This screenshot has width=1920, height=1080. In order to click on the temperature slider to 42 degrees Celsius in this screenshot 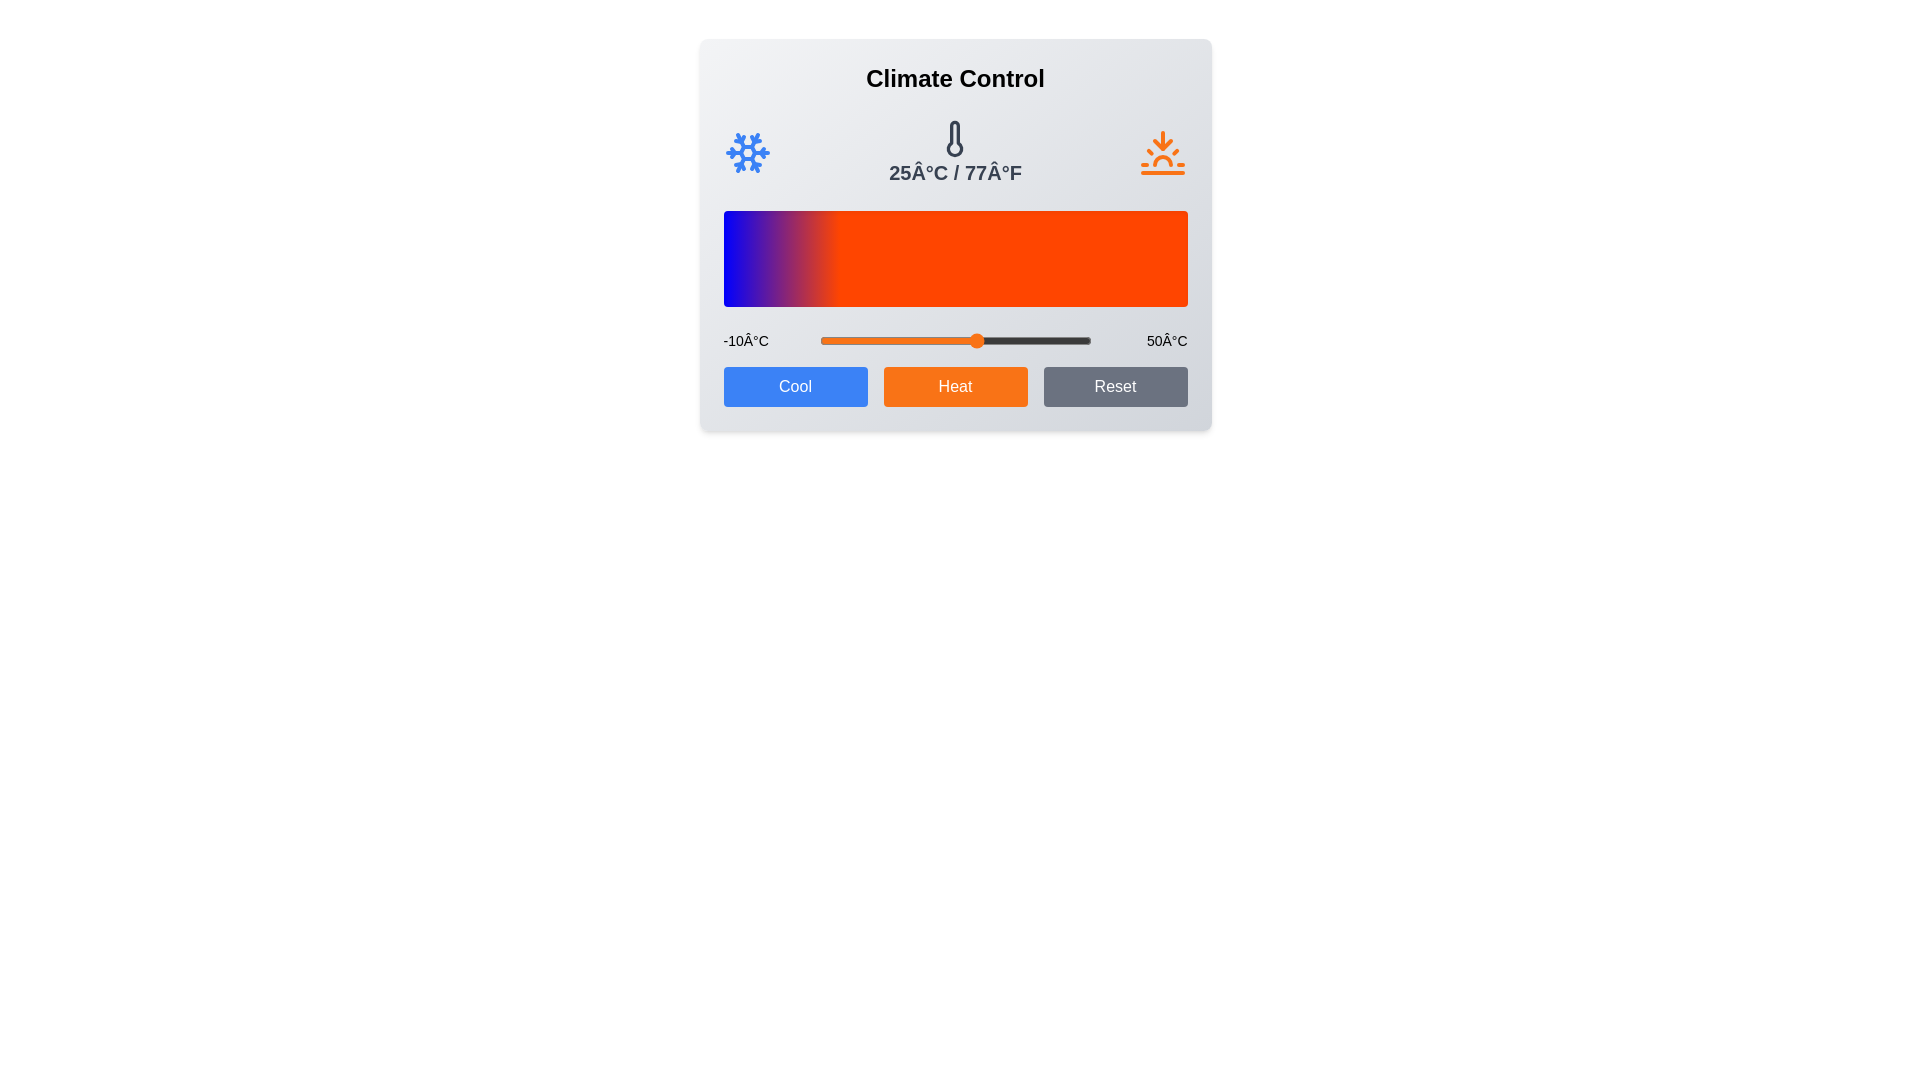, I will do `click(1054, 339)`.